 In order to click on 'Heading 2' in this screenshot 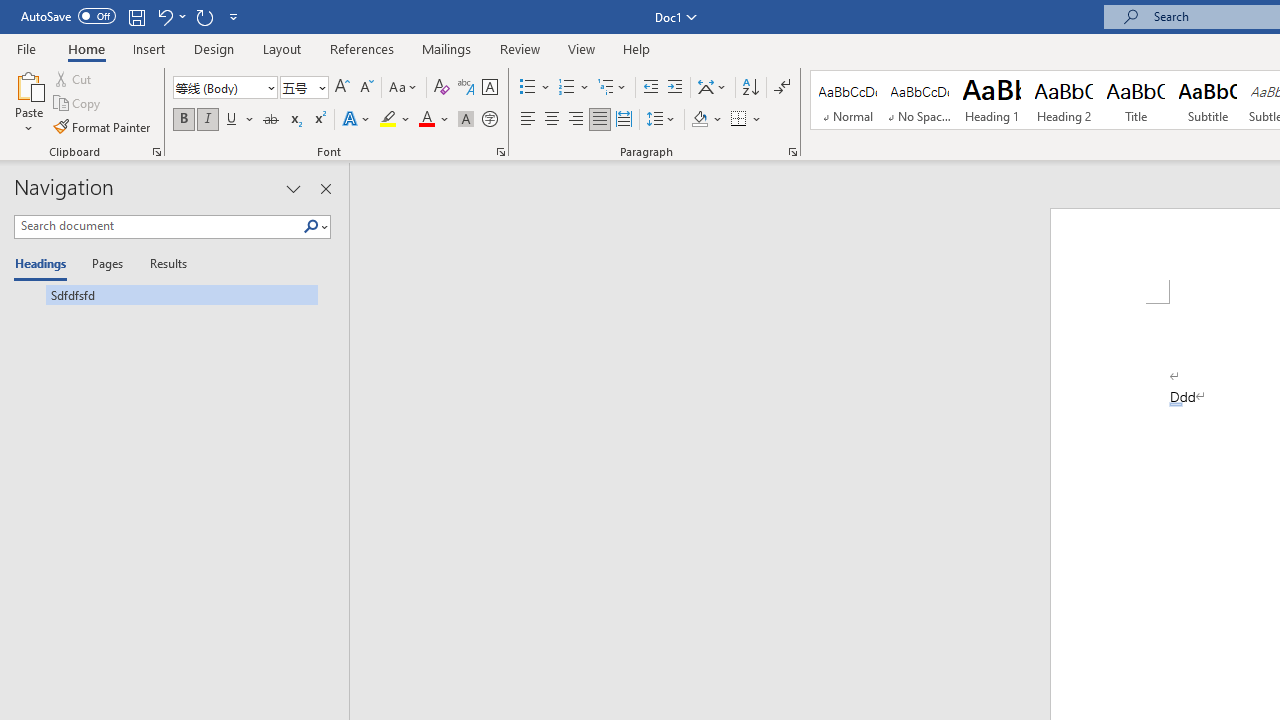, I will do `click(1062, 100)`.